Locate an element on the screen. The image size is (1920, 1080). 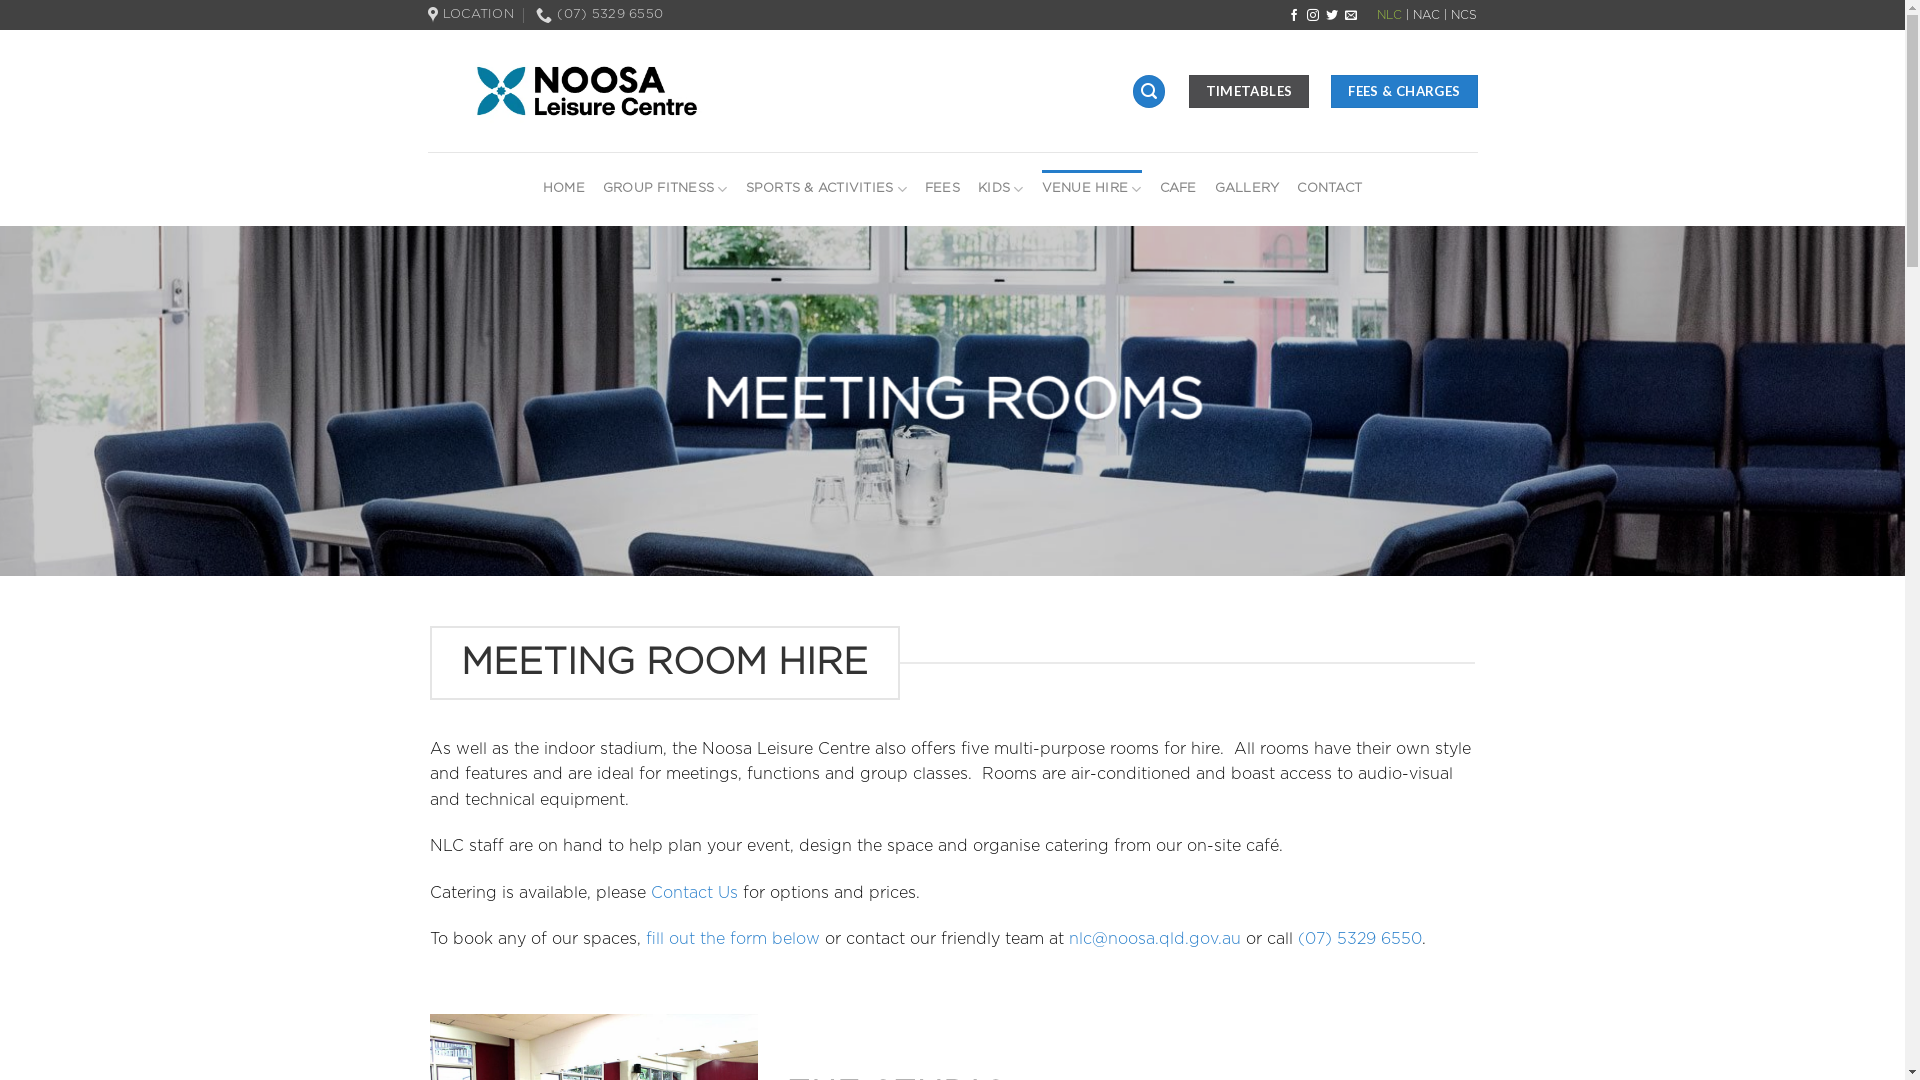
'GROUP FITNESS' is located at coordinates (665, 189).